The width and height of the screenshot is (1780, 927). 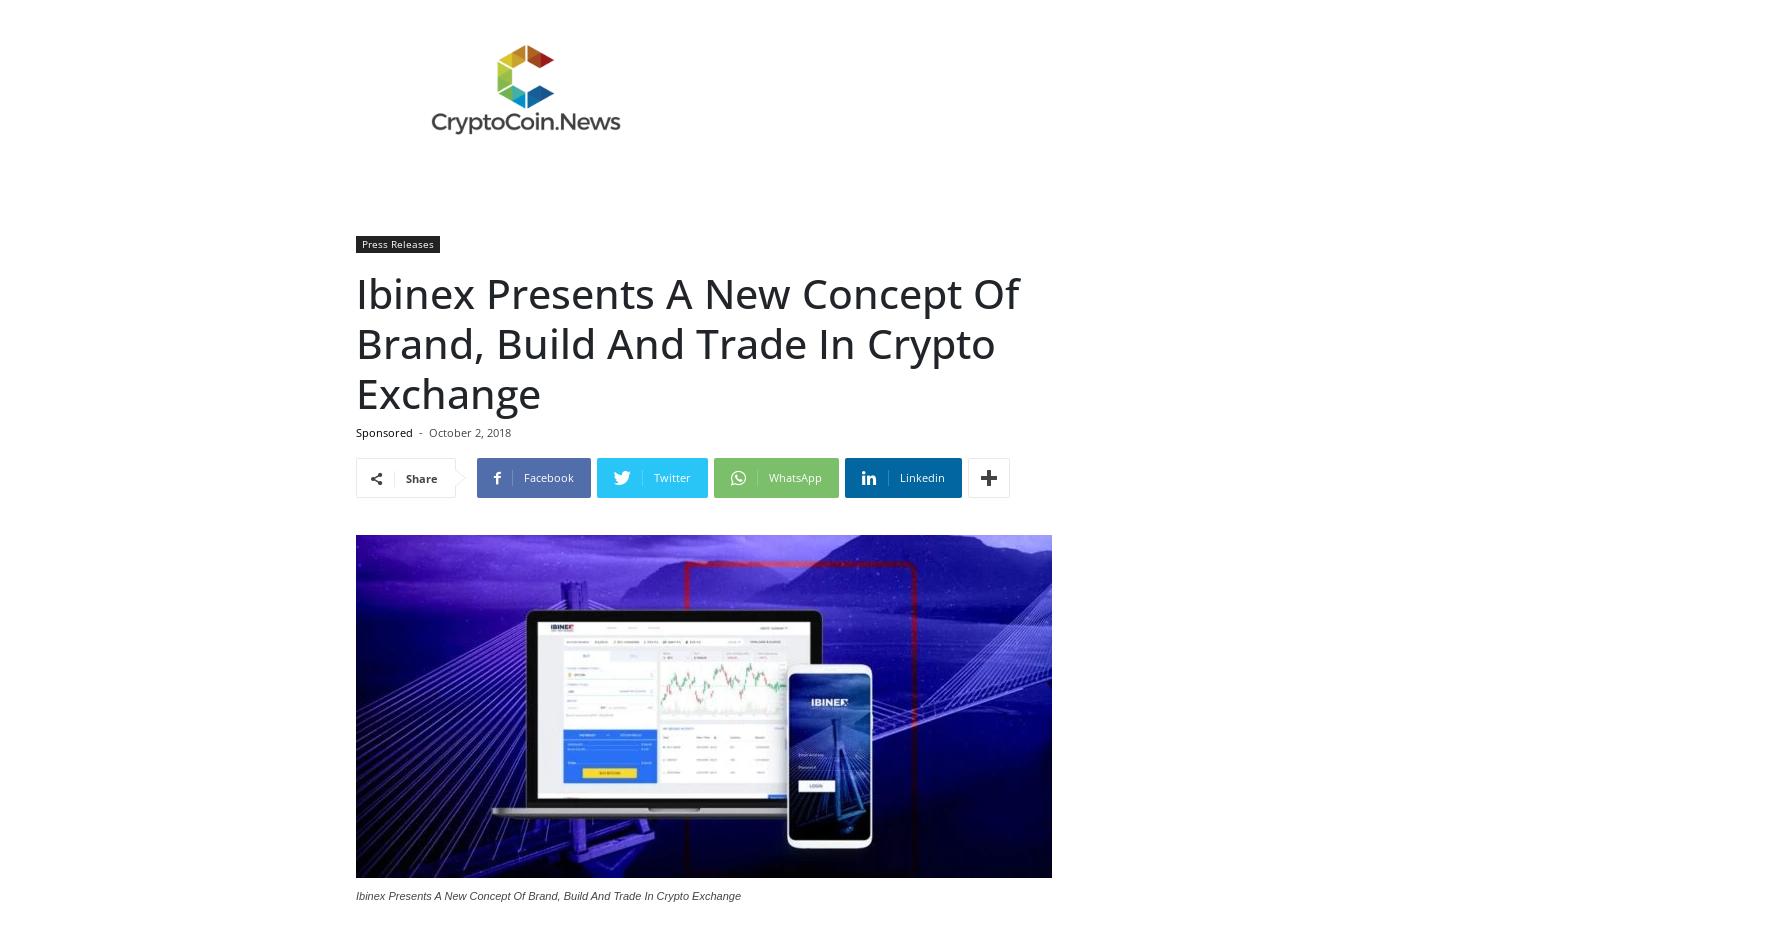 What do you see at coordinates (689, 76) in the screenshot?
I see `'presents a friendly environment for the exchanges. “We believe that exchanges must give an idea of branding so the Ibinex will build it” Yafit explained.'` at bounding box center [689, 76].